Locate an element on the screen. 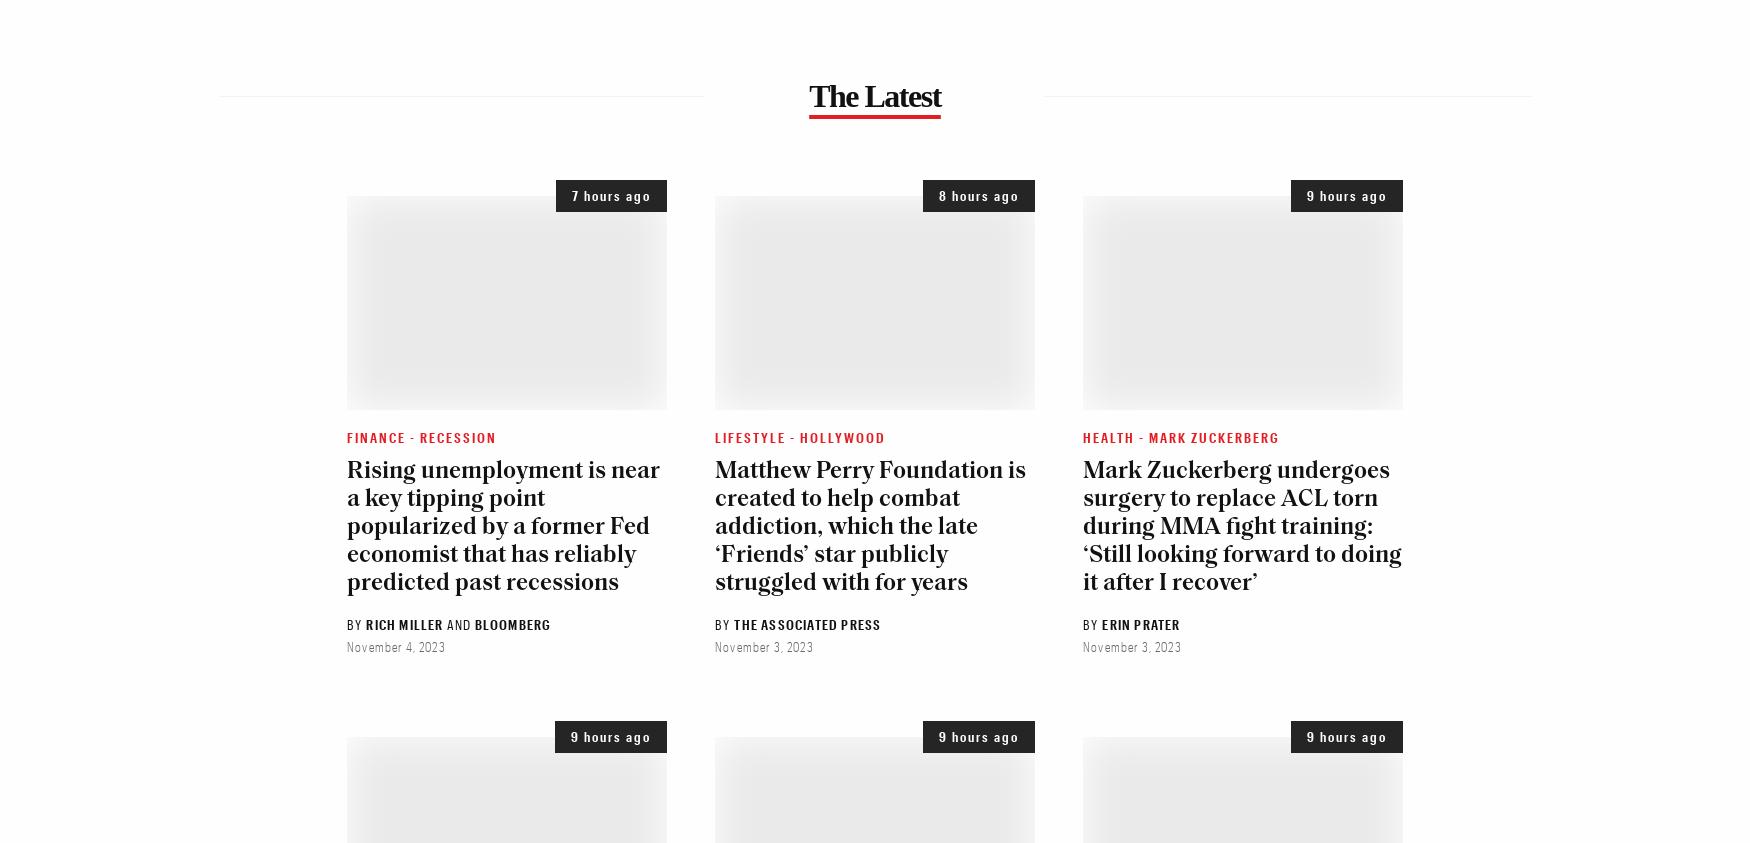 The height and width of the screenshot is (843, 1750). 'recession' is located at coordinates (419, 436).